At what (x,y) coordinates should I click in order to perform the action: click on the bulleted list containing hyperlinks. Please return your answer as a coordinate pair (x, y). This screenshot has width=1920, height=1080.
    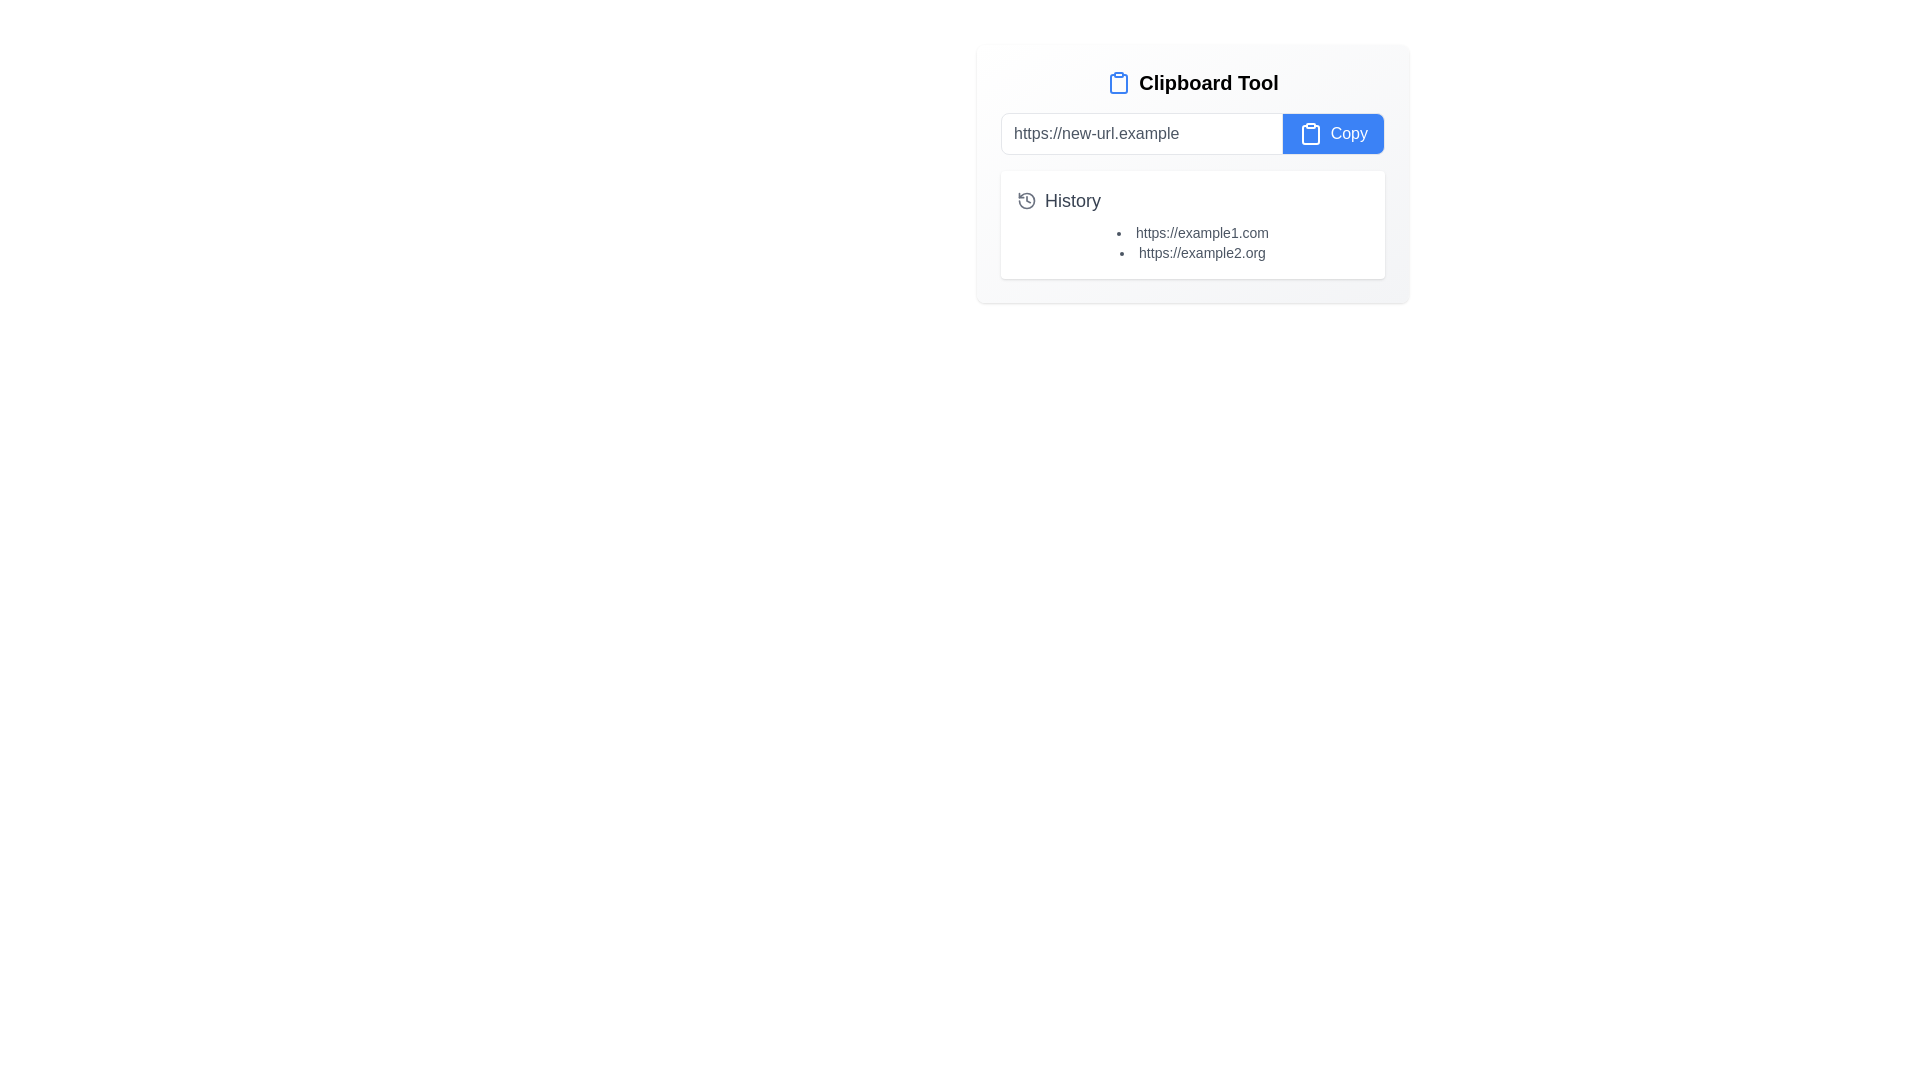
    Looking at the image, I should click on (1193, 242).